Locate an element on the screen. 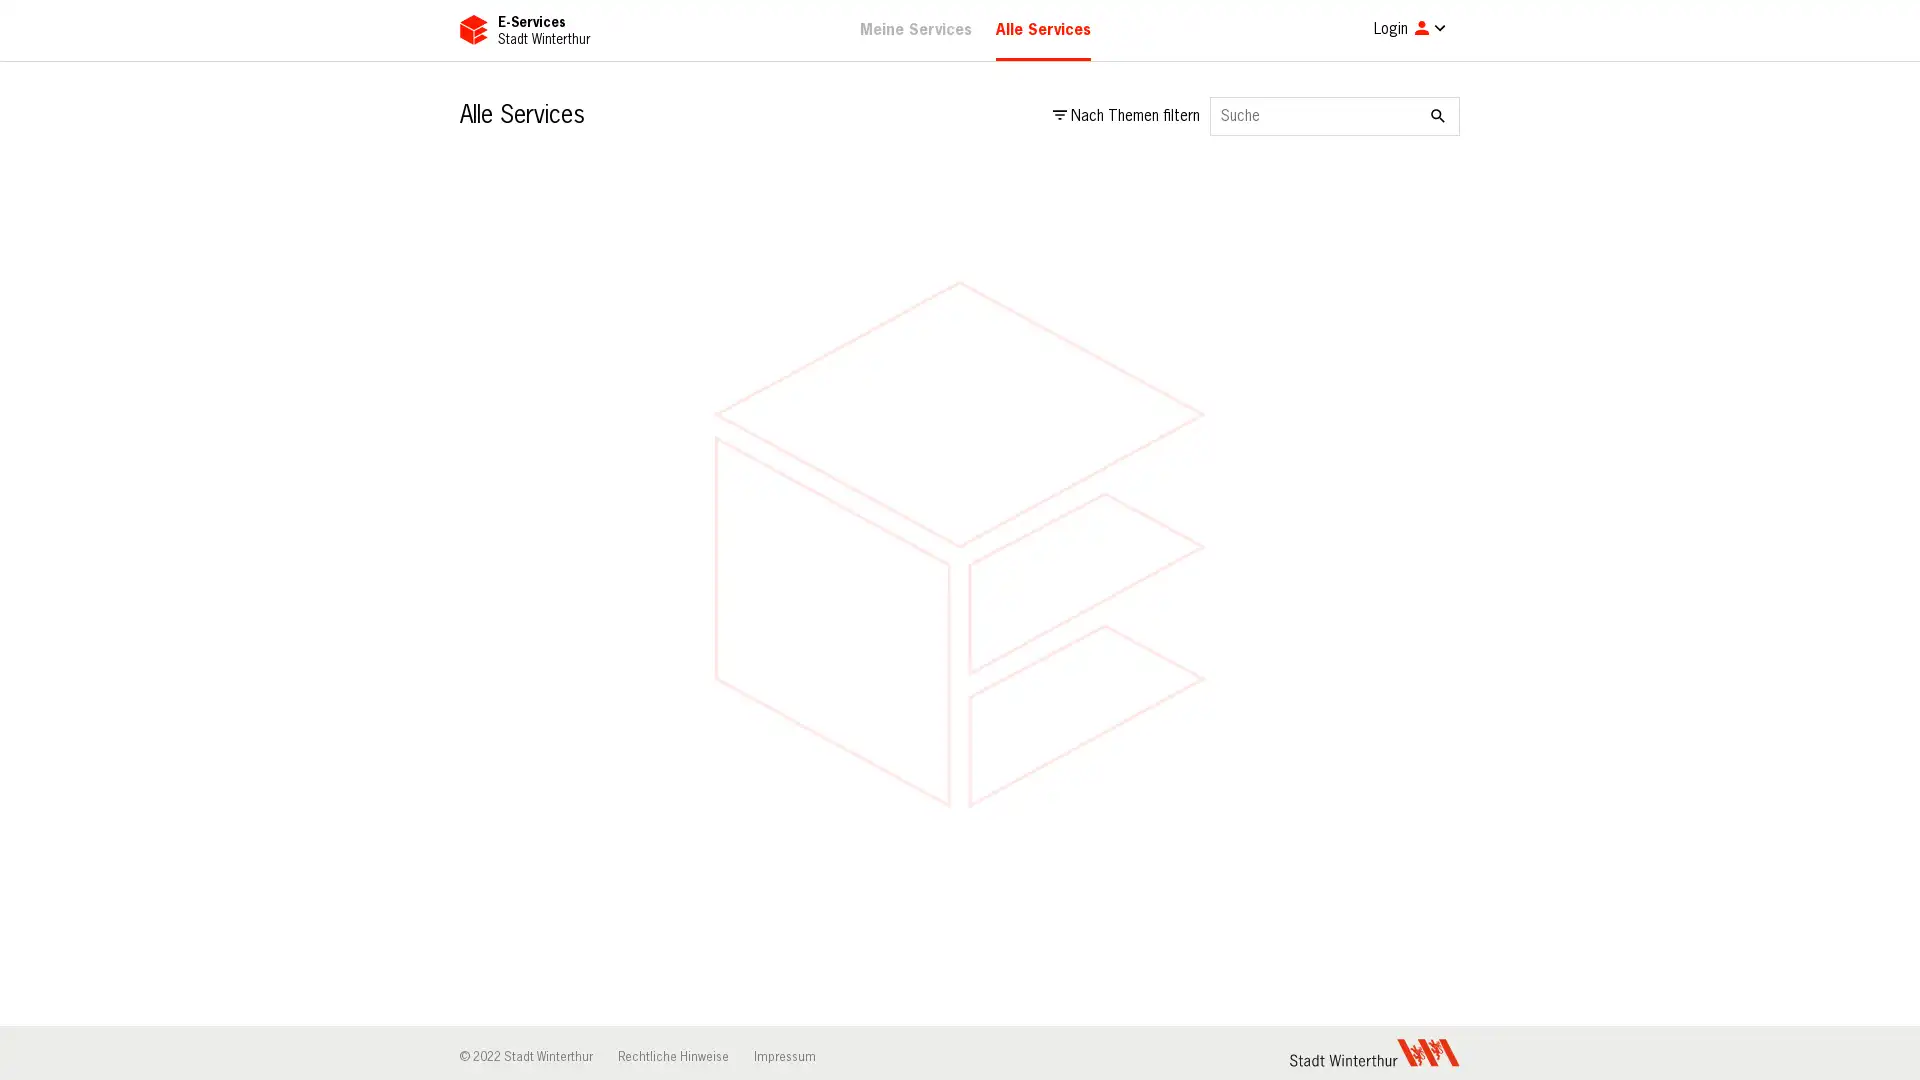 The height and width of the screenshot is (1080, 1920). Service Baugesuch fur Kleinbauvorhaben zu Meine Services hinzufugen is located at coordinates (1089, 839).